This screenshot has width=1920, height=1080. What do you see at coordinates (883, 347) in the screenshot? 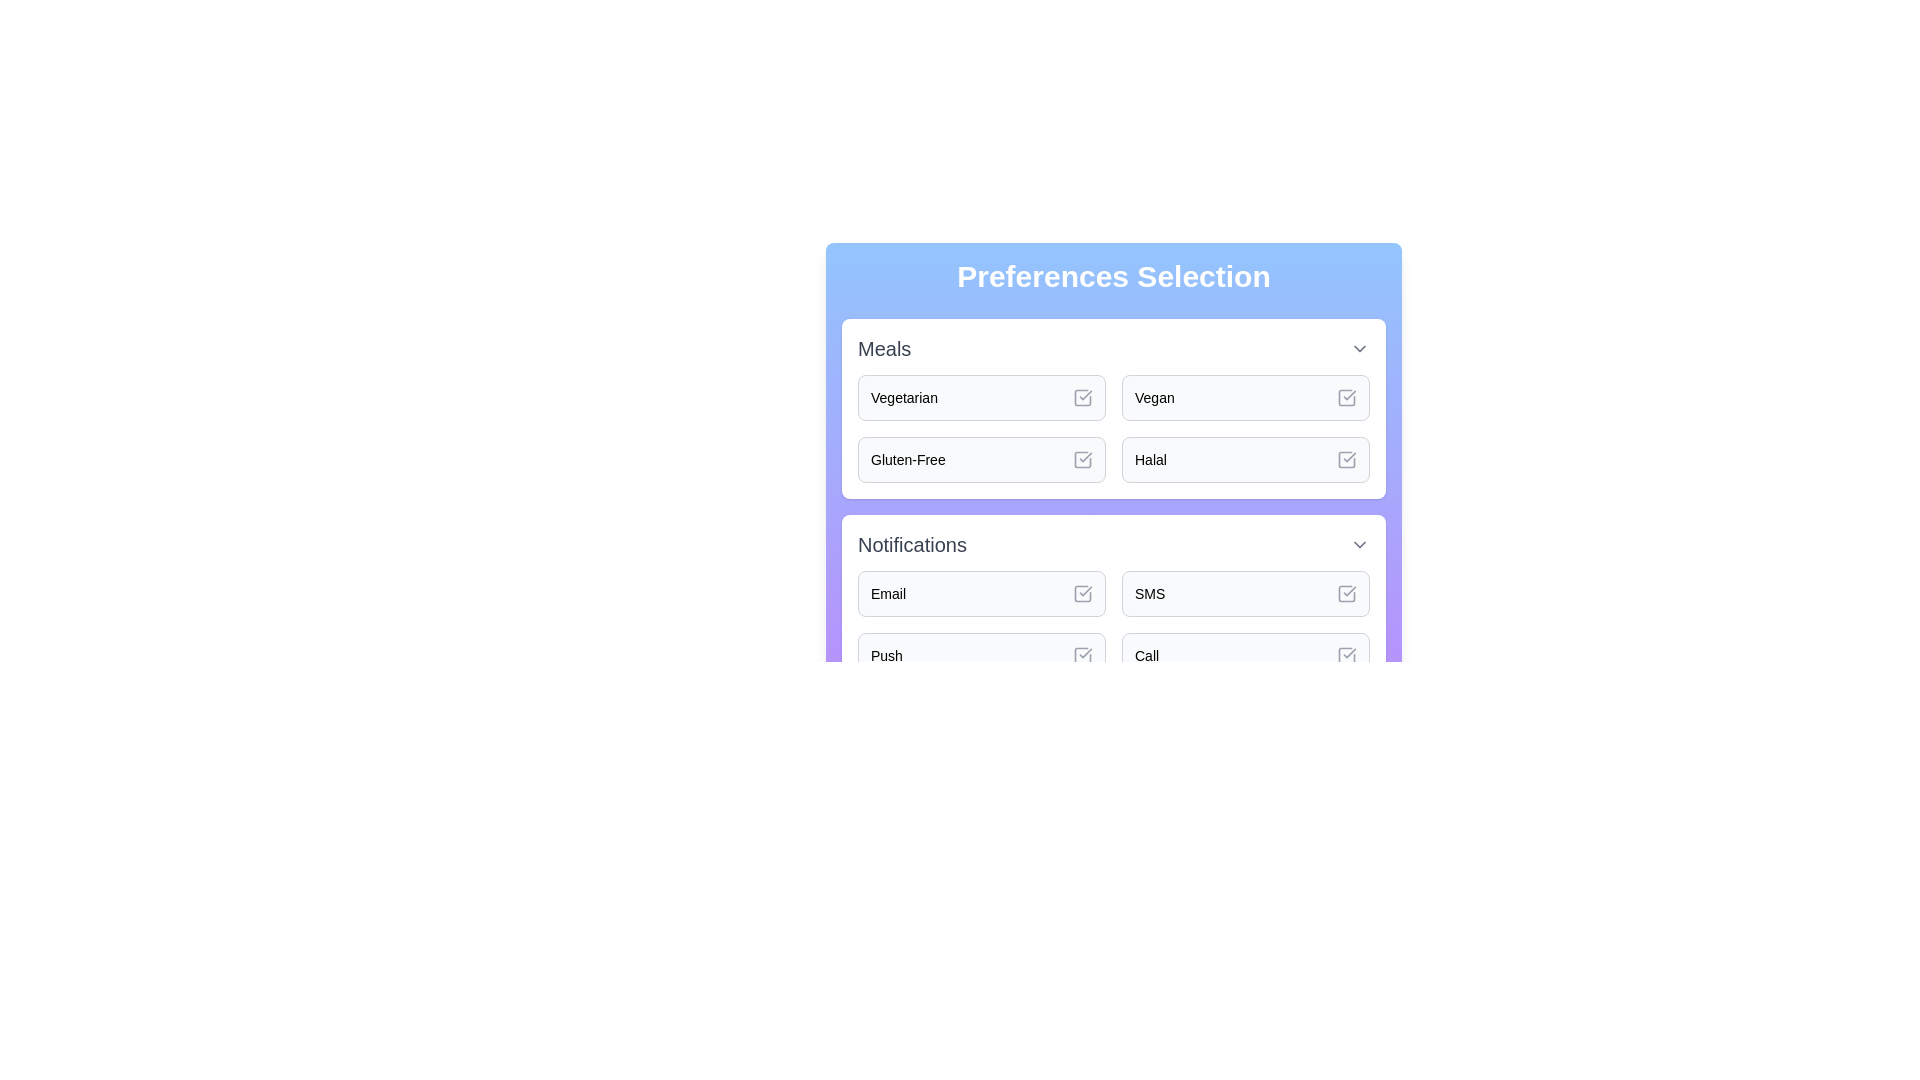
I see `the 'Meals' text label that serves as a heading or title in the interface` at bounding box center [883, 347].